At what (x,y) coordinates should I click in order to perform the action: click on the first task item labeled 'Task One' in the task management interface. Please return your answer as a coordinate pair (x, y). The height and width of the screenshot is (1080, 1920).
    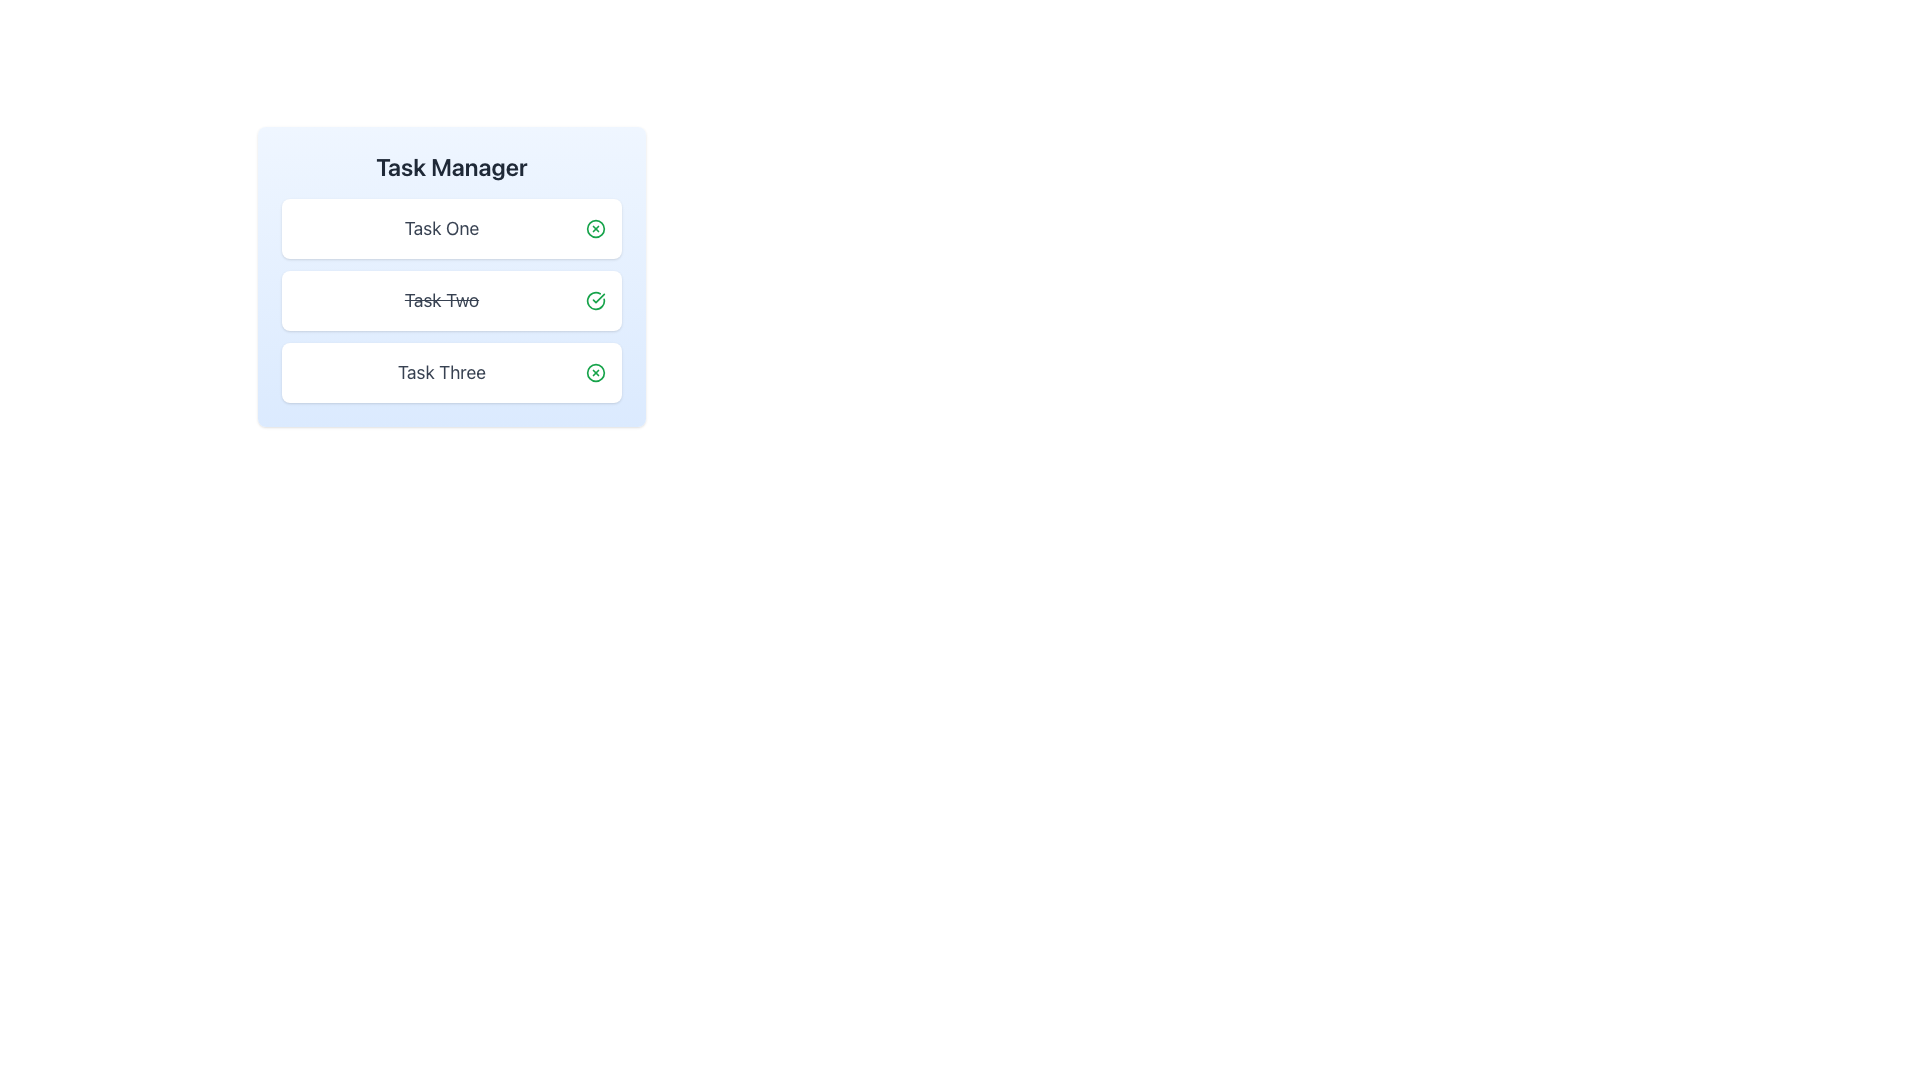
    Looking at the image, I should click on (450, 227).